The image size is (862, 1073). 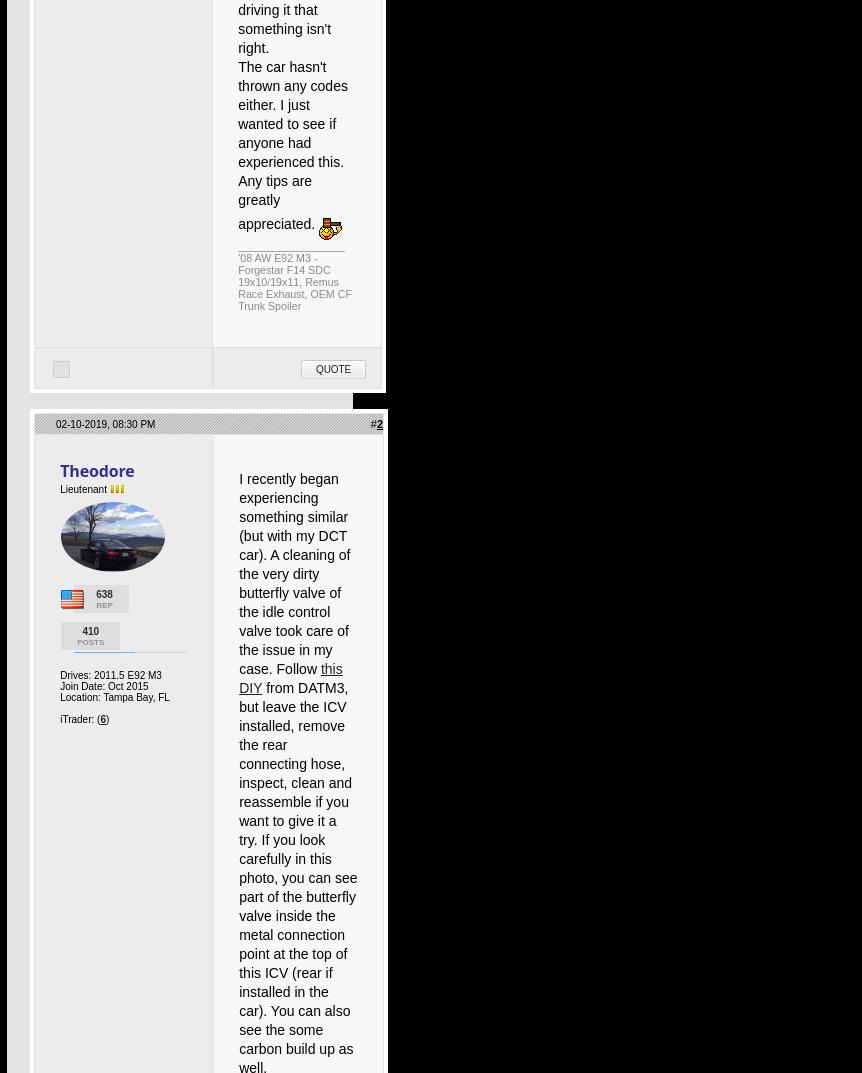 What do you see at coordinates (78, 718) in the screenshot?
I see `'iTrader: ('` at bounding box center [78, 718].